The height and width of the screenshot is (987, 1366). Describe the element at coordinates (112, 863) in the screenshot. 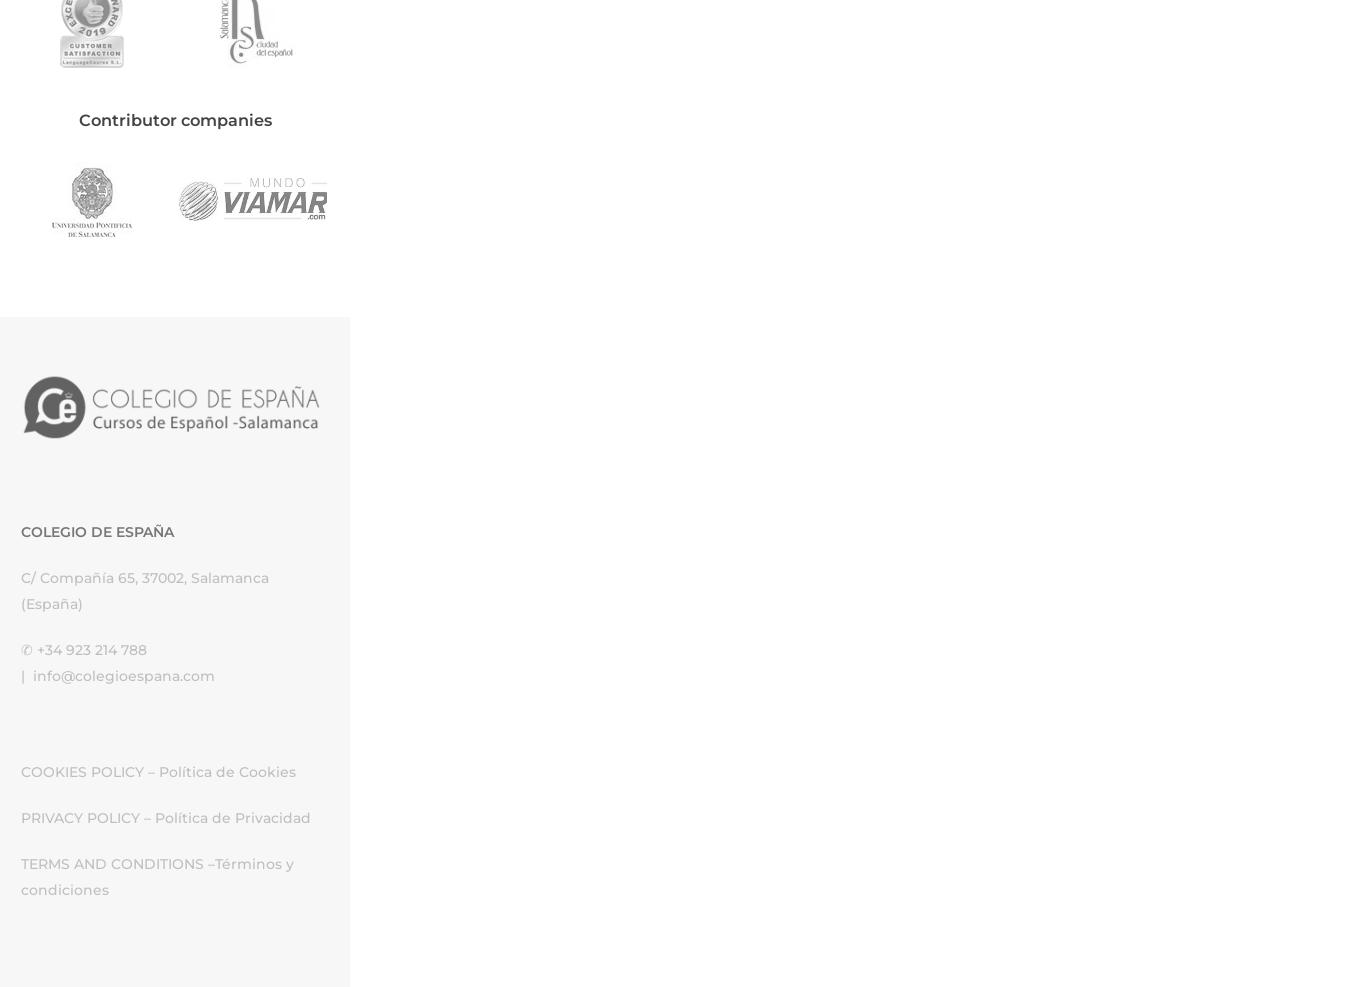

I see `'TERMS AND CONDITIONS'` at that location.